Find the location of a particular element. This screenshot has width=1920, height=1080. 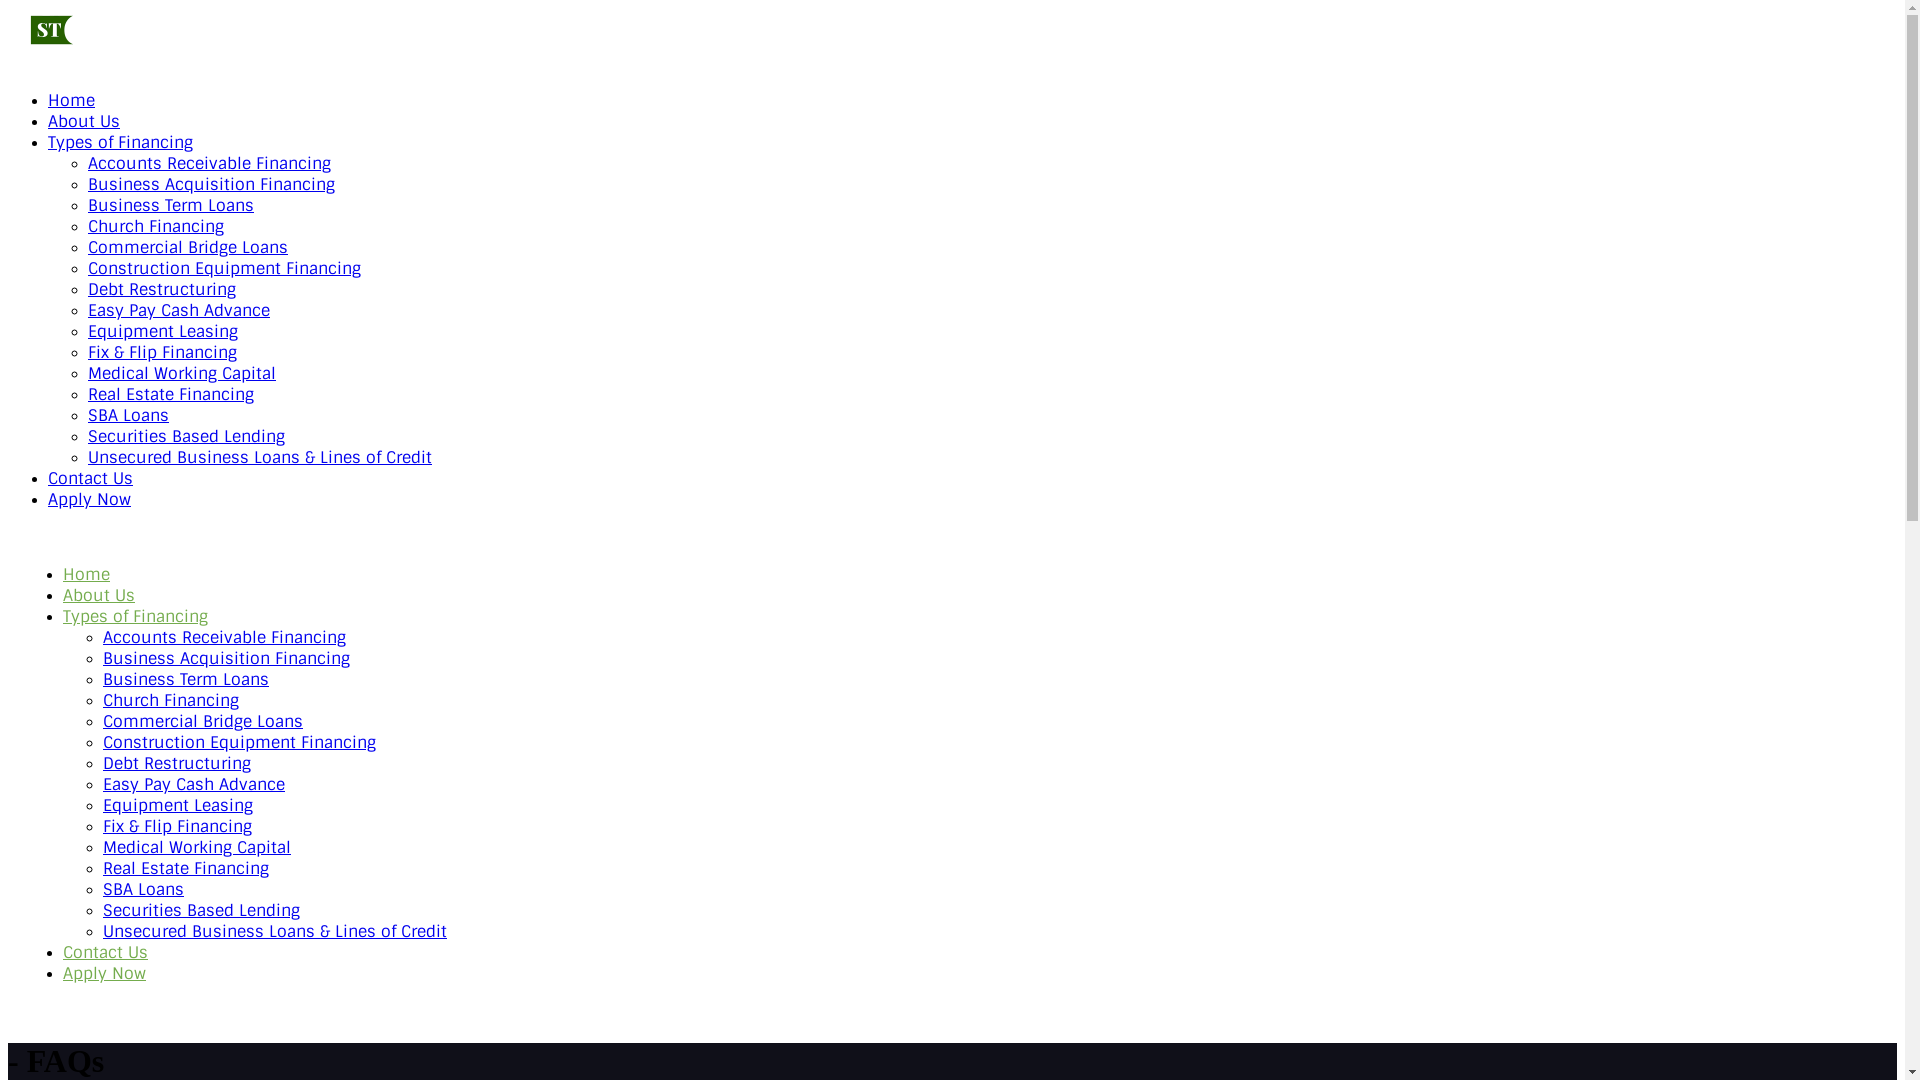

'Accounts Receivable Financing' is located at coordinates (209, 162).